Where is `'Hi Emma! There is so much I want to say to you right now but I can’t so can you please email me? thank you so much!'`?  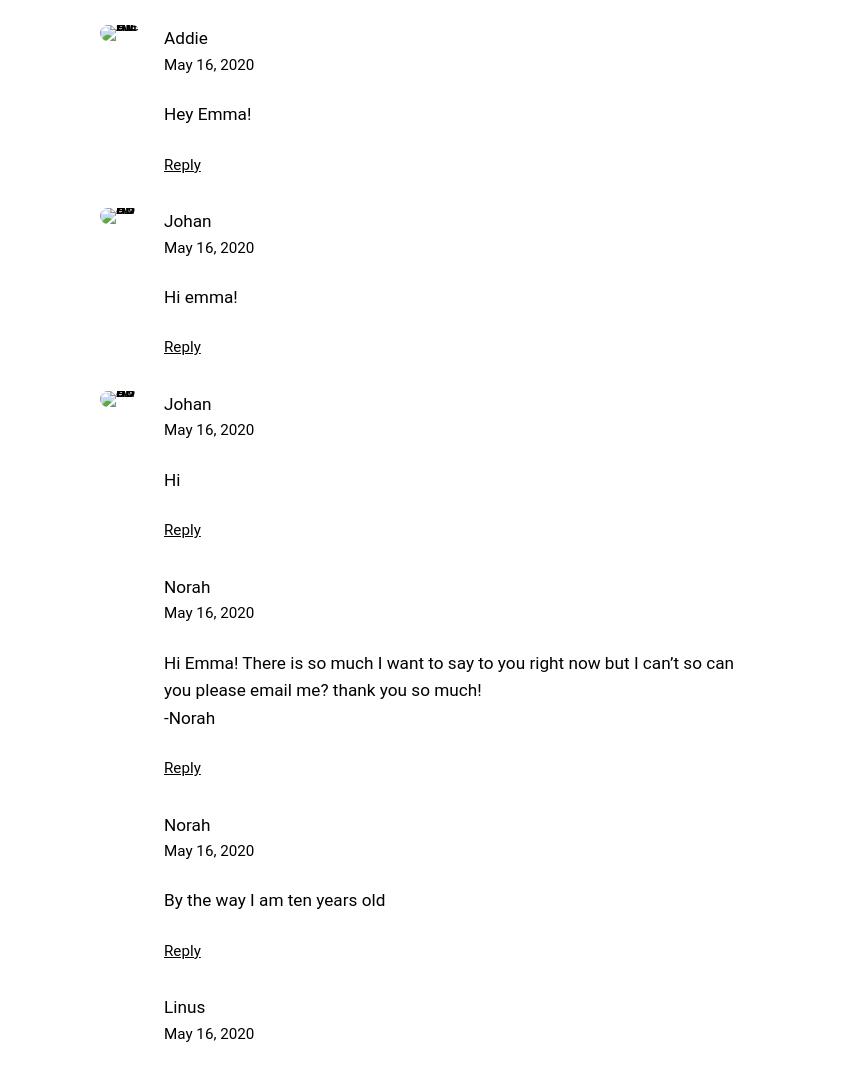
'Hi Emma! There is so much I want to say to you right now but I can’t so can you please email me? thank you so much!' is located at coordinates (447, 674).